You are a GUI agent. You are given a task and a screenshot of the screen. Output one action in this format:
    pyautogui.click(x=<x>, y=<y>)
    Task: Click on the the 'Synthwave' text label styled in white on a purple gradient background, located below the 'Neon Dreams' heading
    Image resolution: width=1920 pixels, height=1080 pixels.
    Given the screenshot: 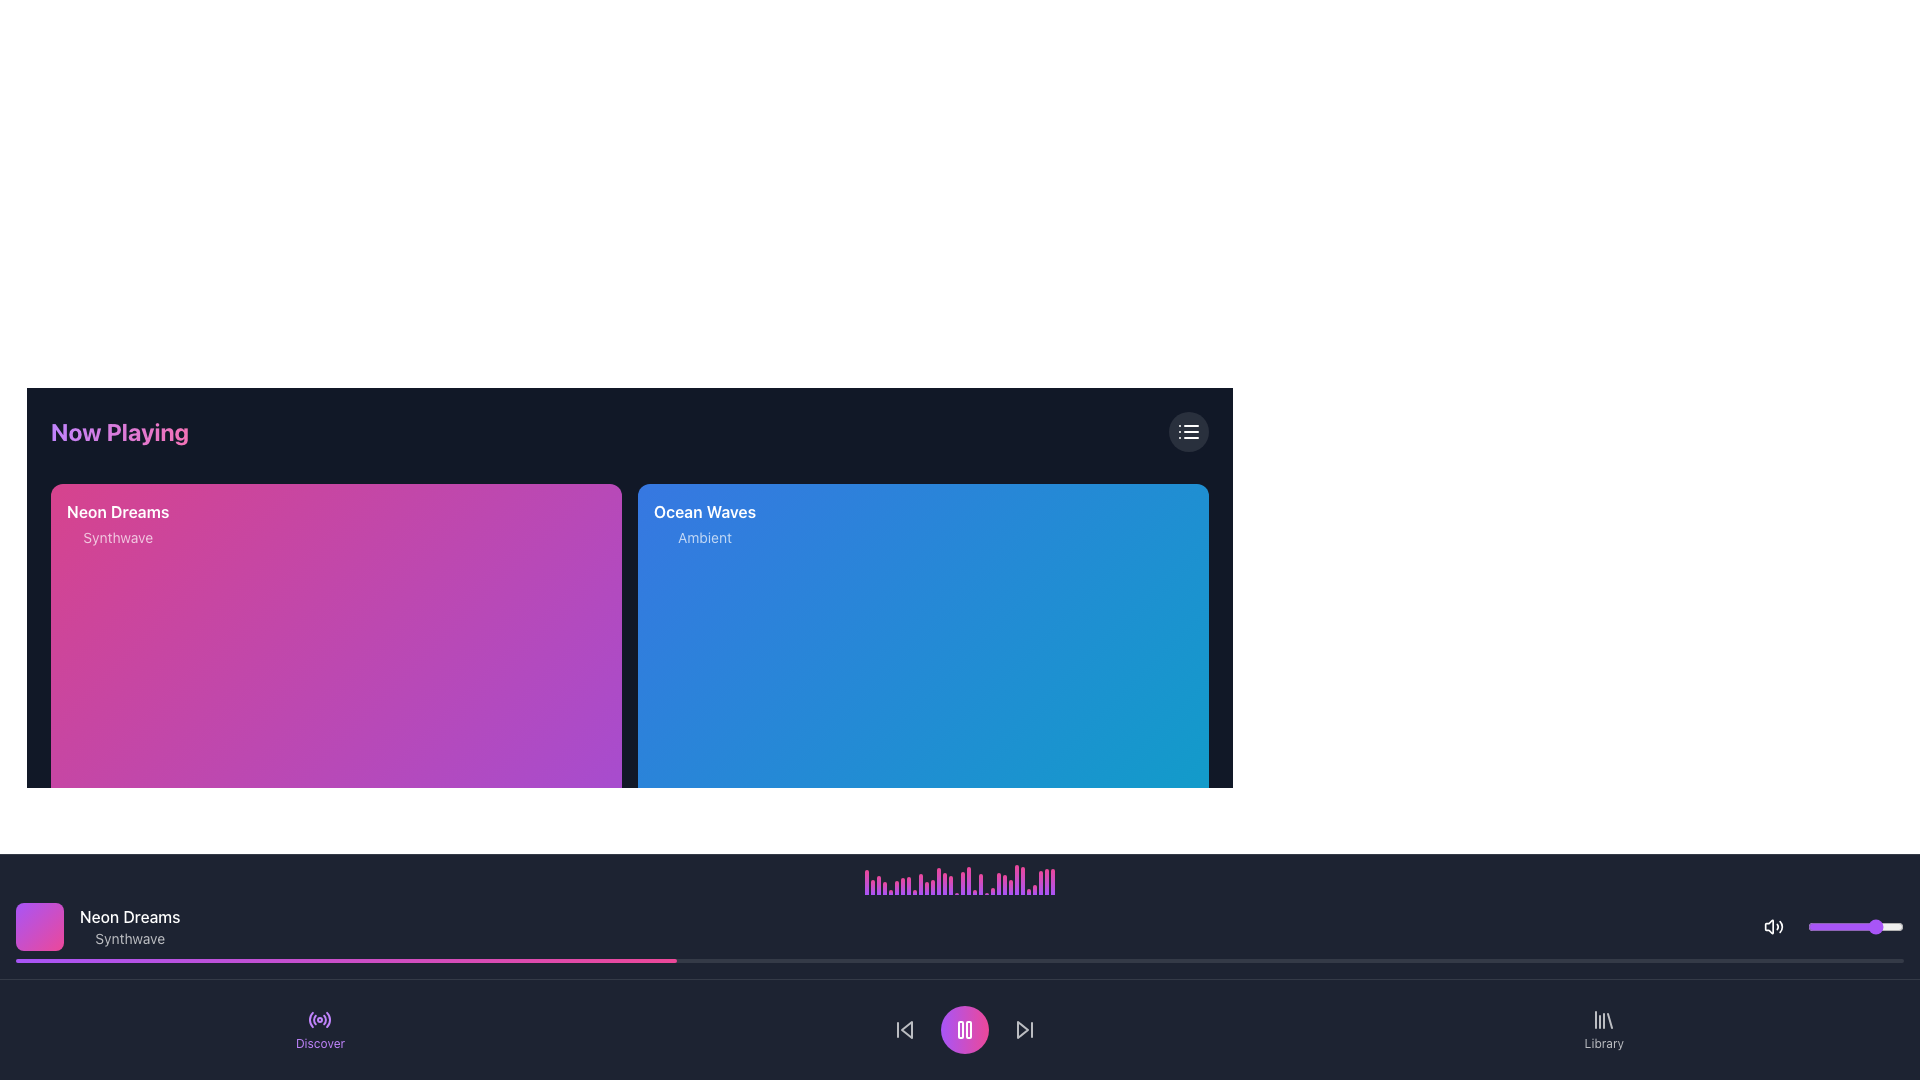 What is the action you would take?
    pyautogui.click(x=117, y=536)
    